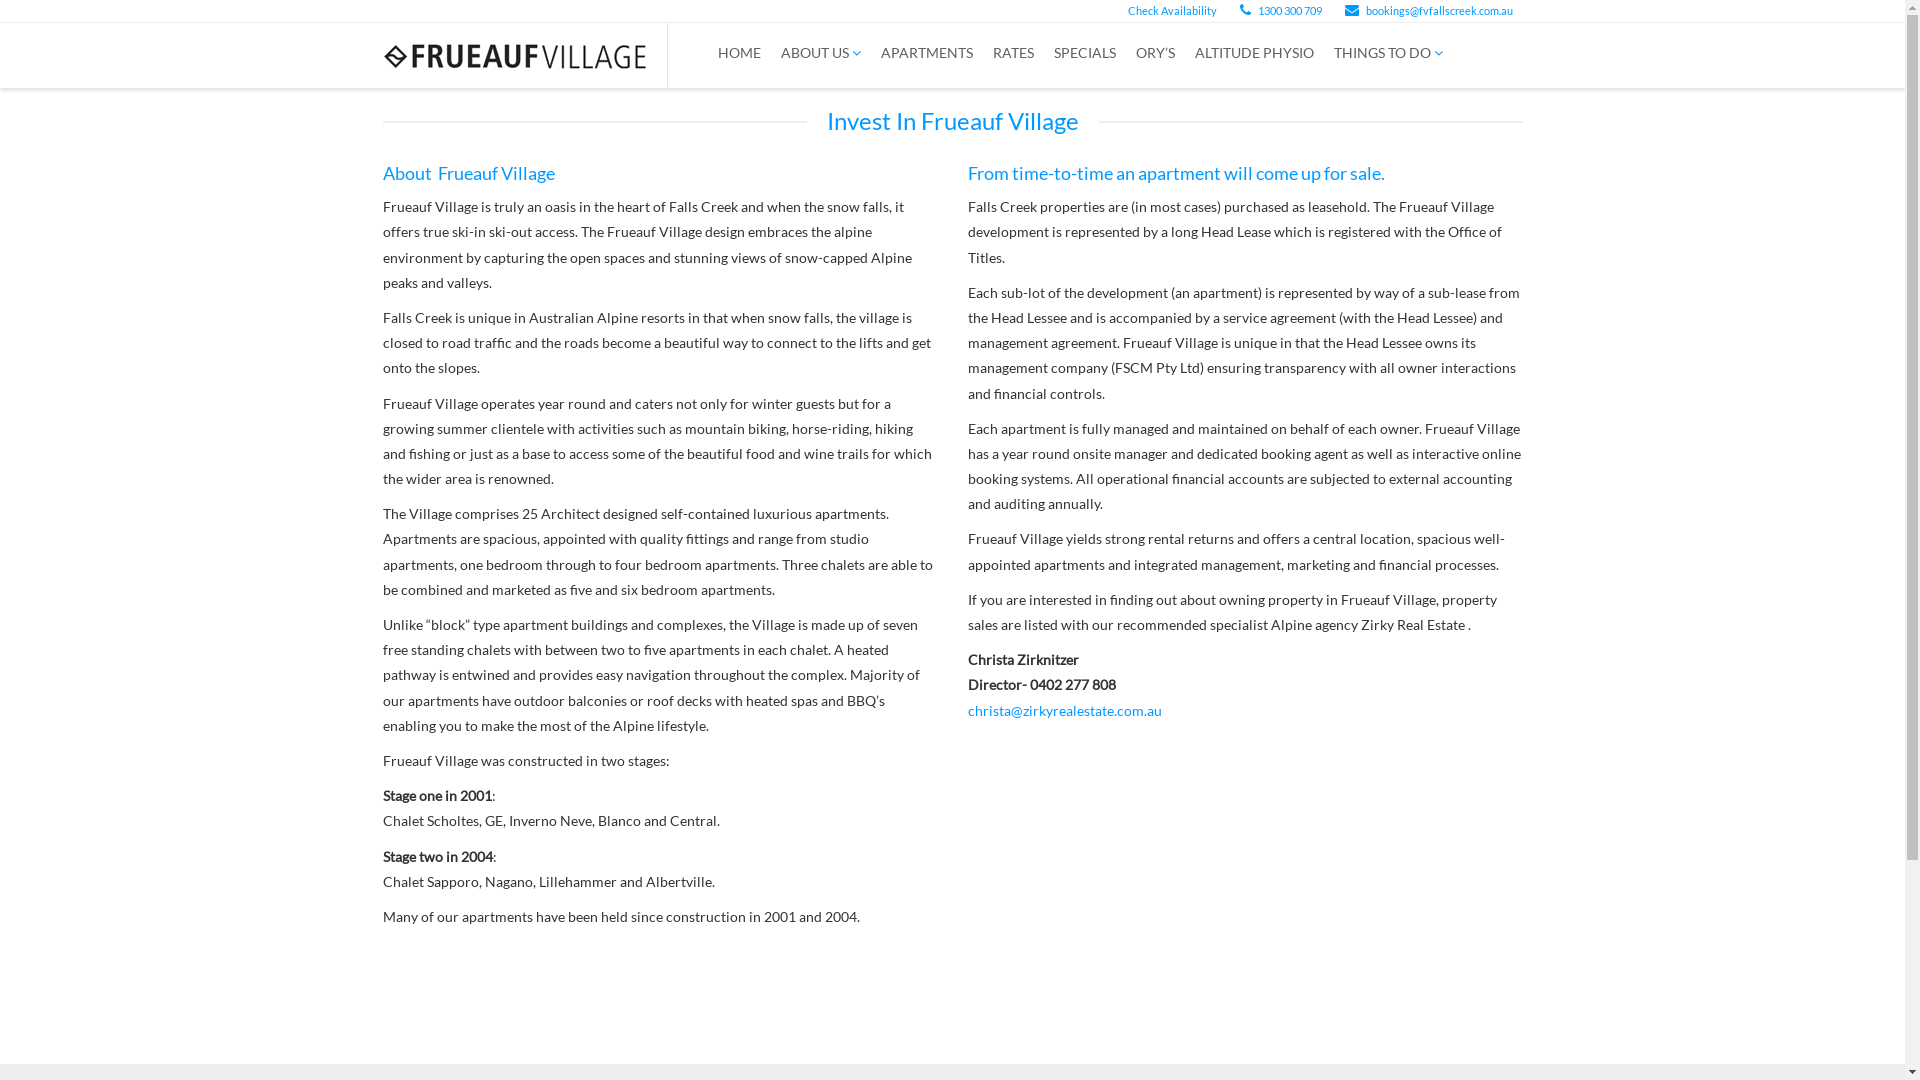 This screenshot has width=1920, height=1080. Describe the element at coordinates (1387, 52) in the screenshot. I see `'THINGS TO DO'` at that location.